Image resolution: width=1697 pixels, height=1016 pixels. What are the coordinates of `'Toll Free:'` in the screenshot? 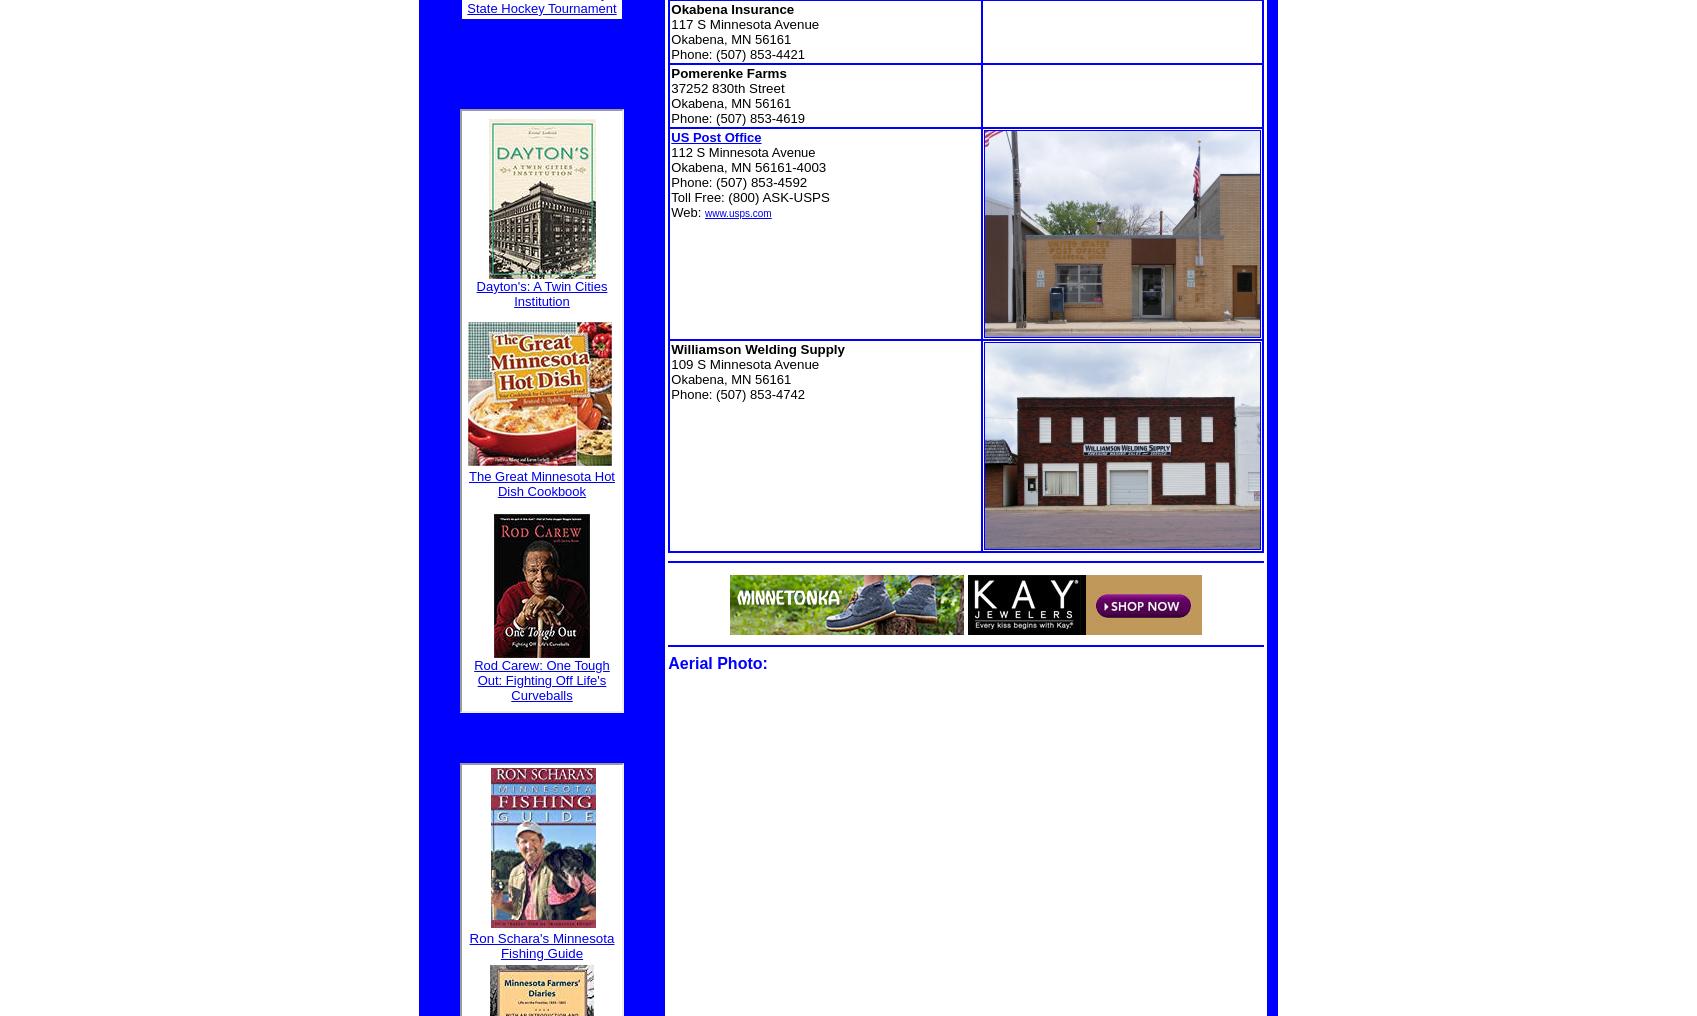 It's located at (698, 197).